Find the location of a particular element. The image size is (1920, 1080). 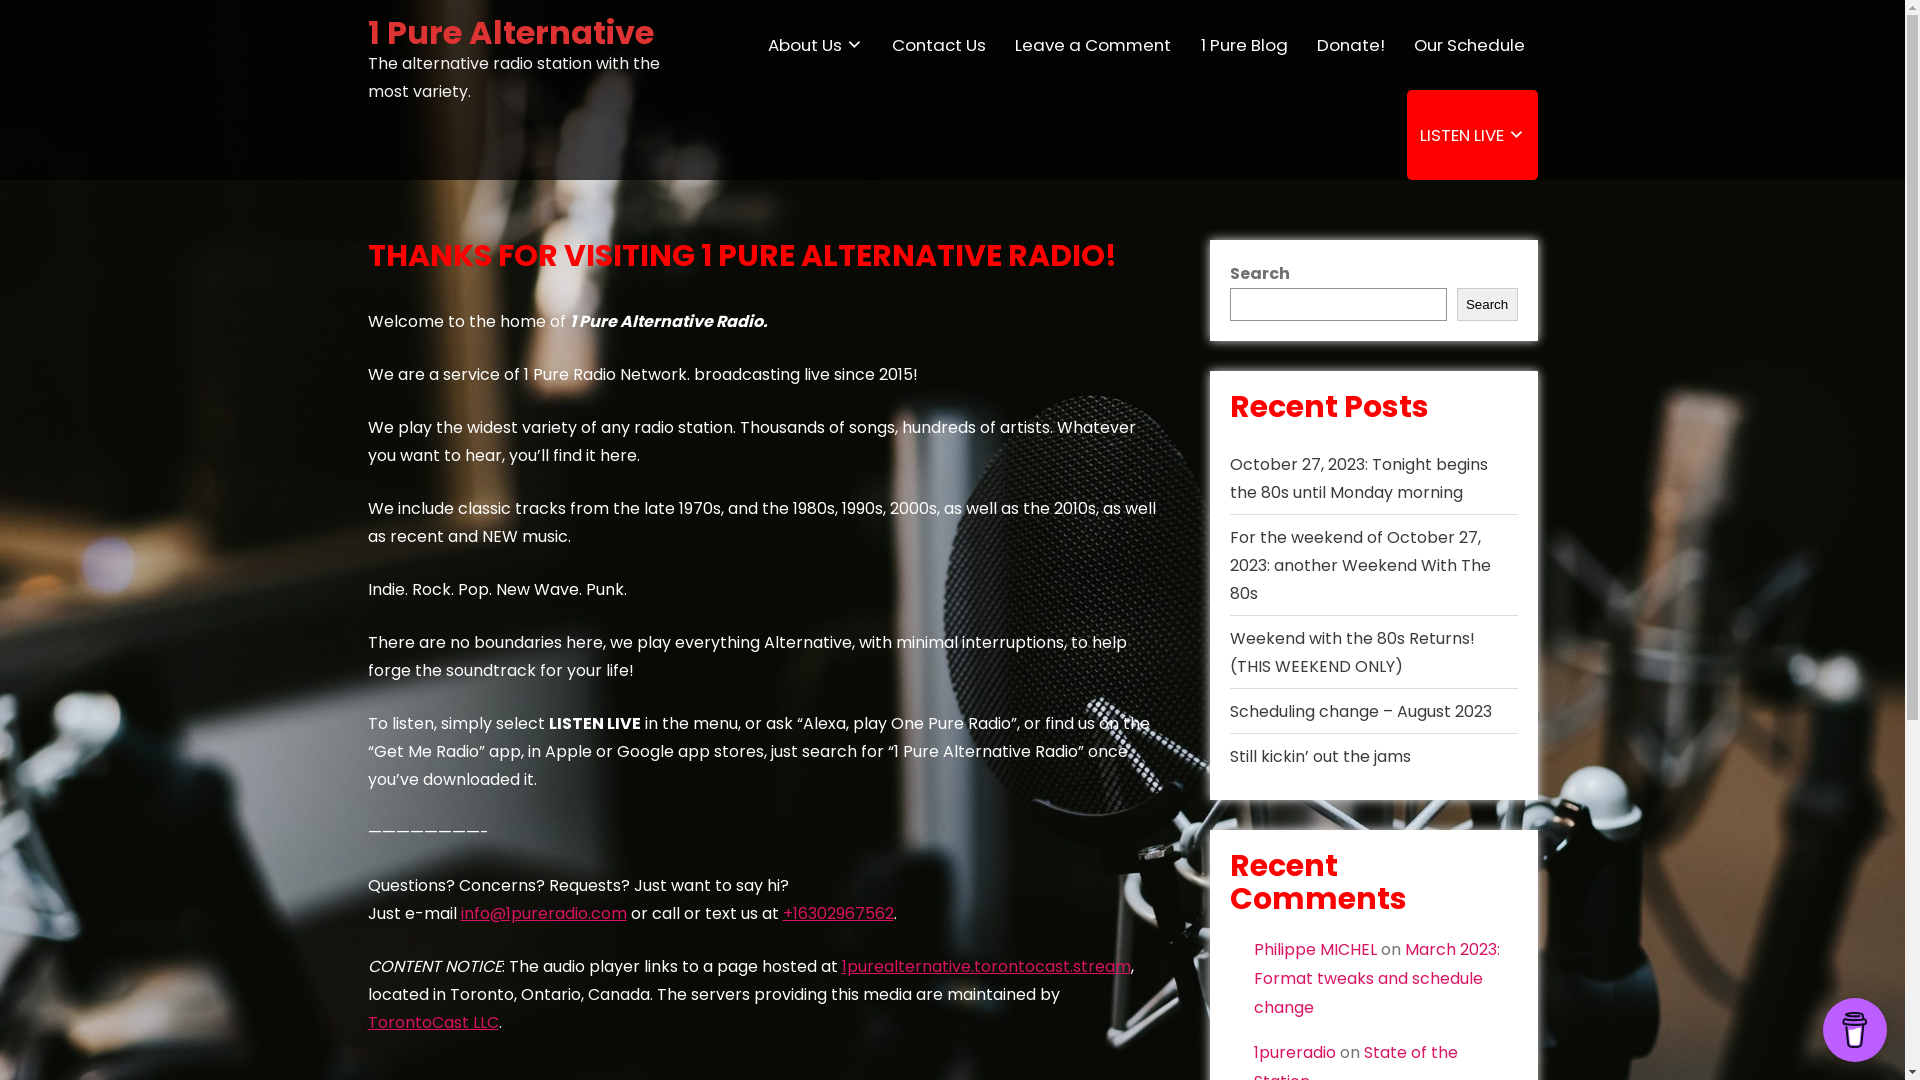

'1purealternative.torontocast.stream' is located at coordinates (986, 965).